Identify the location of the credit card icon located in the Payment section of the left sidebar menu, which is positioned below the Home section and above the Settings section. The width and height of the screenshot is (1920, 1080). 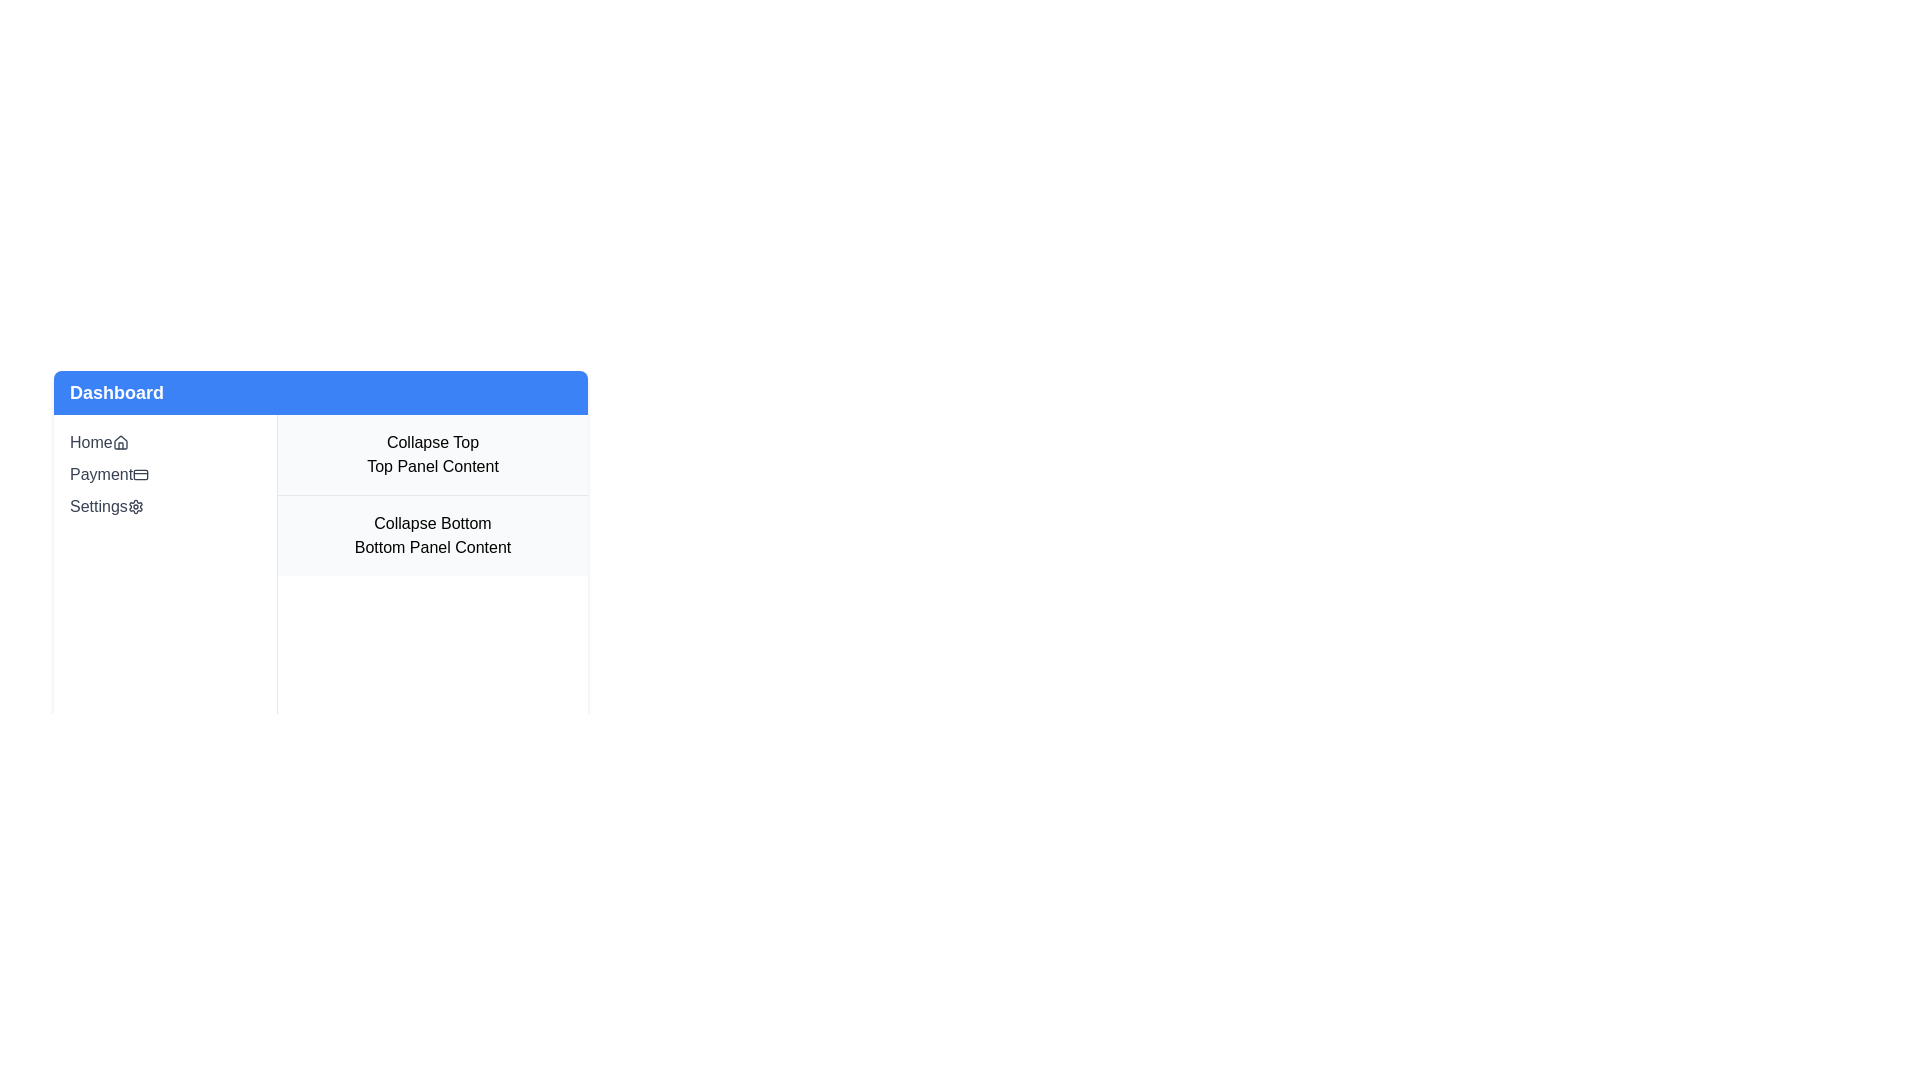
(140, 474).